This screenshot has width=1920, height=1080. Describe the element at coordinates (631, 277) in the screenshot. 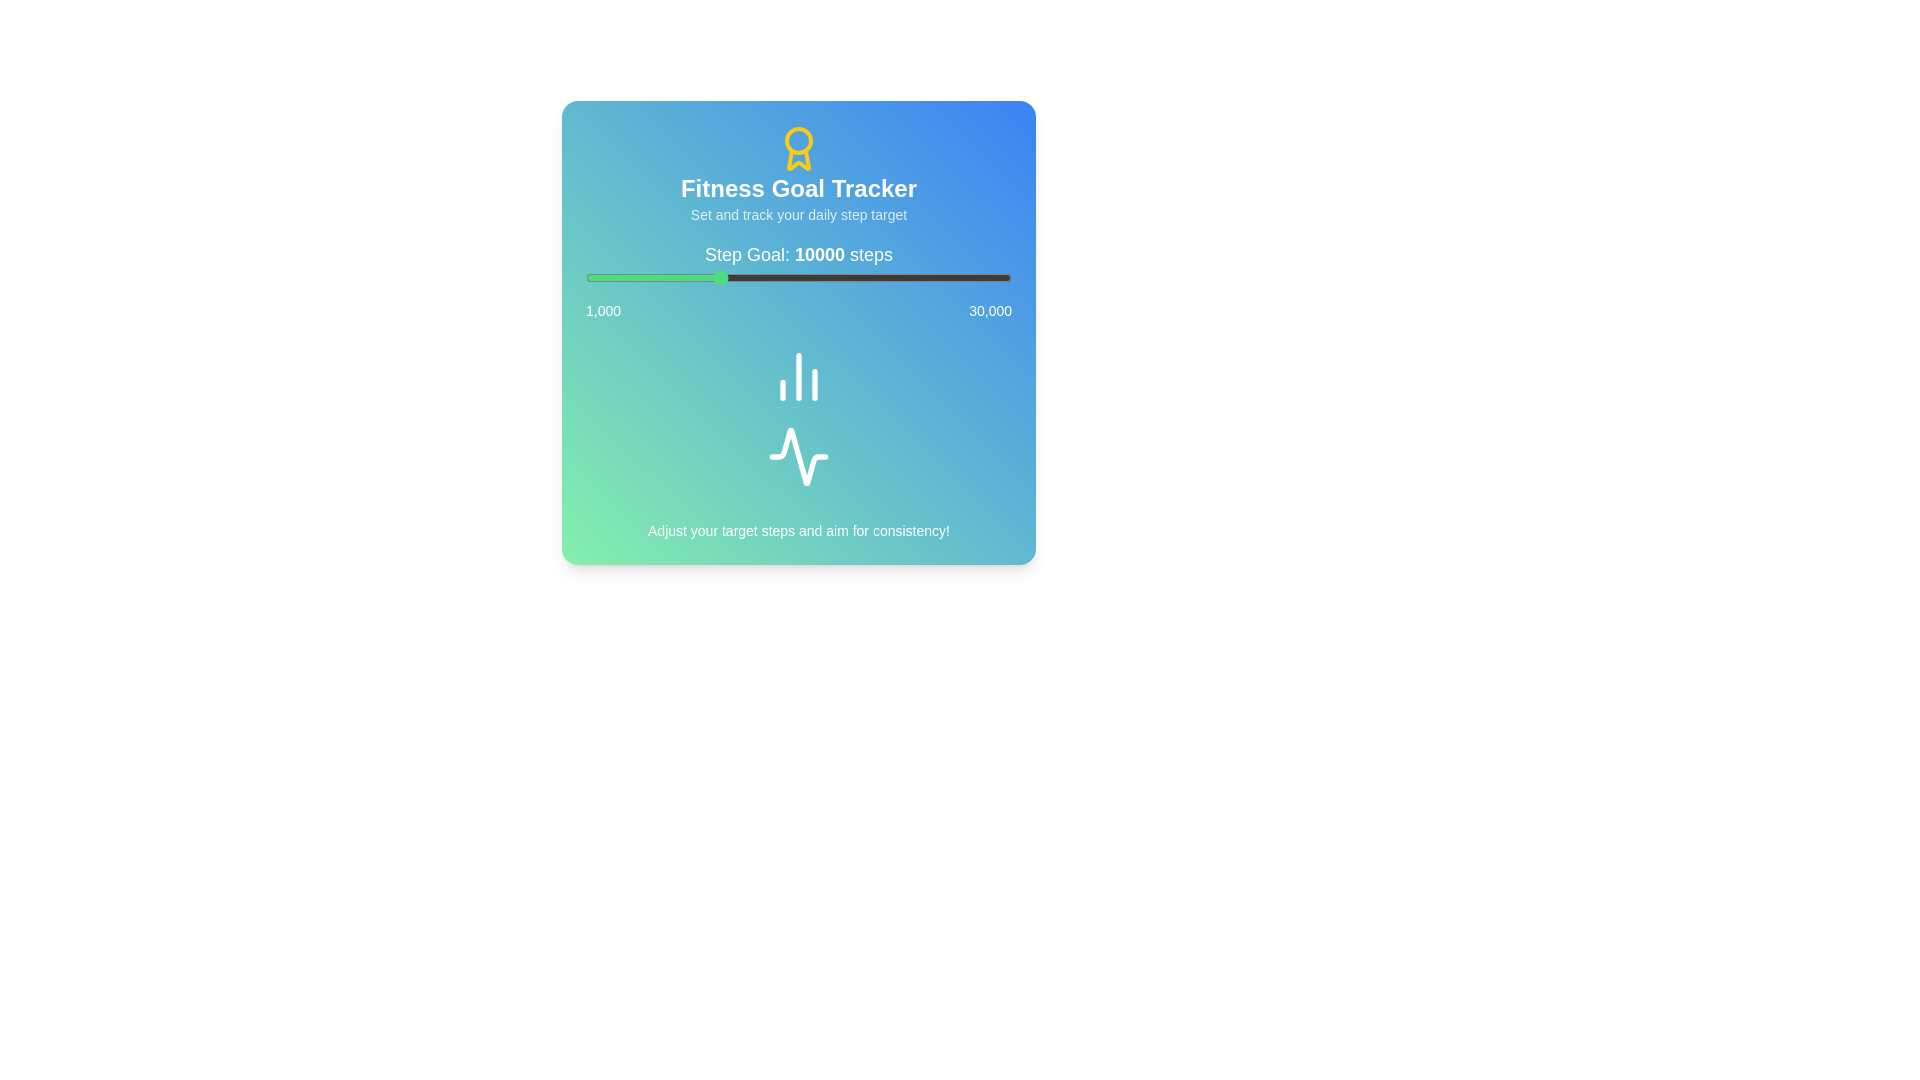

I see `the step goal to 4136 steps using the slider` at that location.